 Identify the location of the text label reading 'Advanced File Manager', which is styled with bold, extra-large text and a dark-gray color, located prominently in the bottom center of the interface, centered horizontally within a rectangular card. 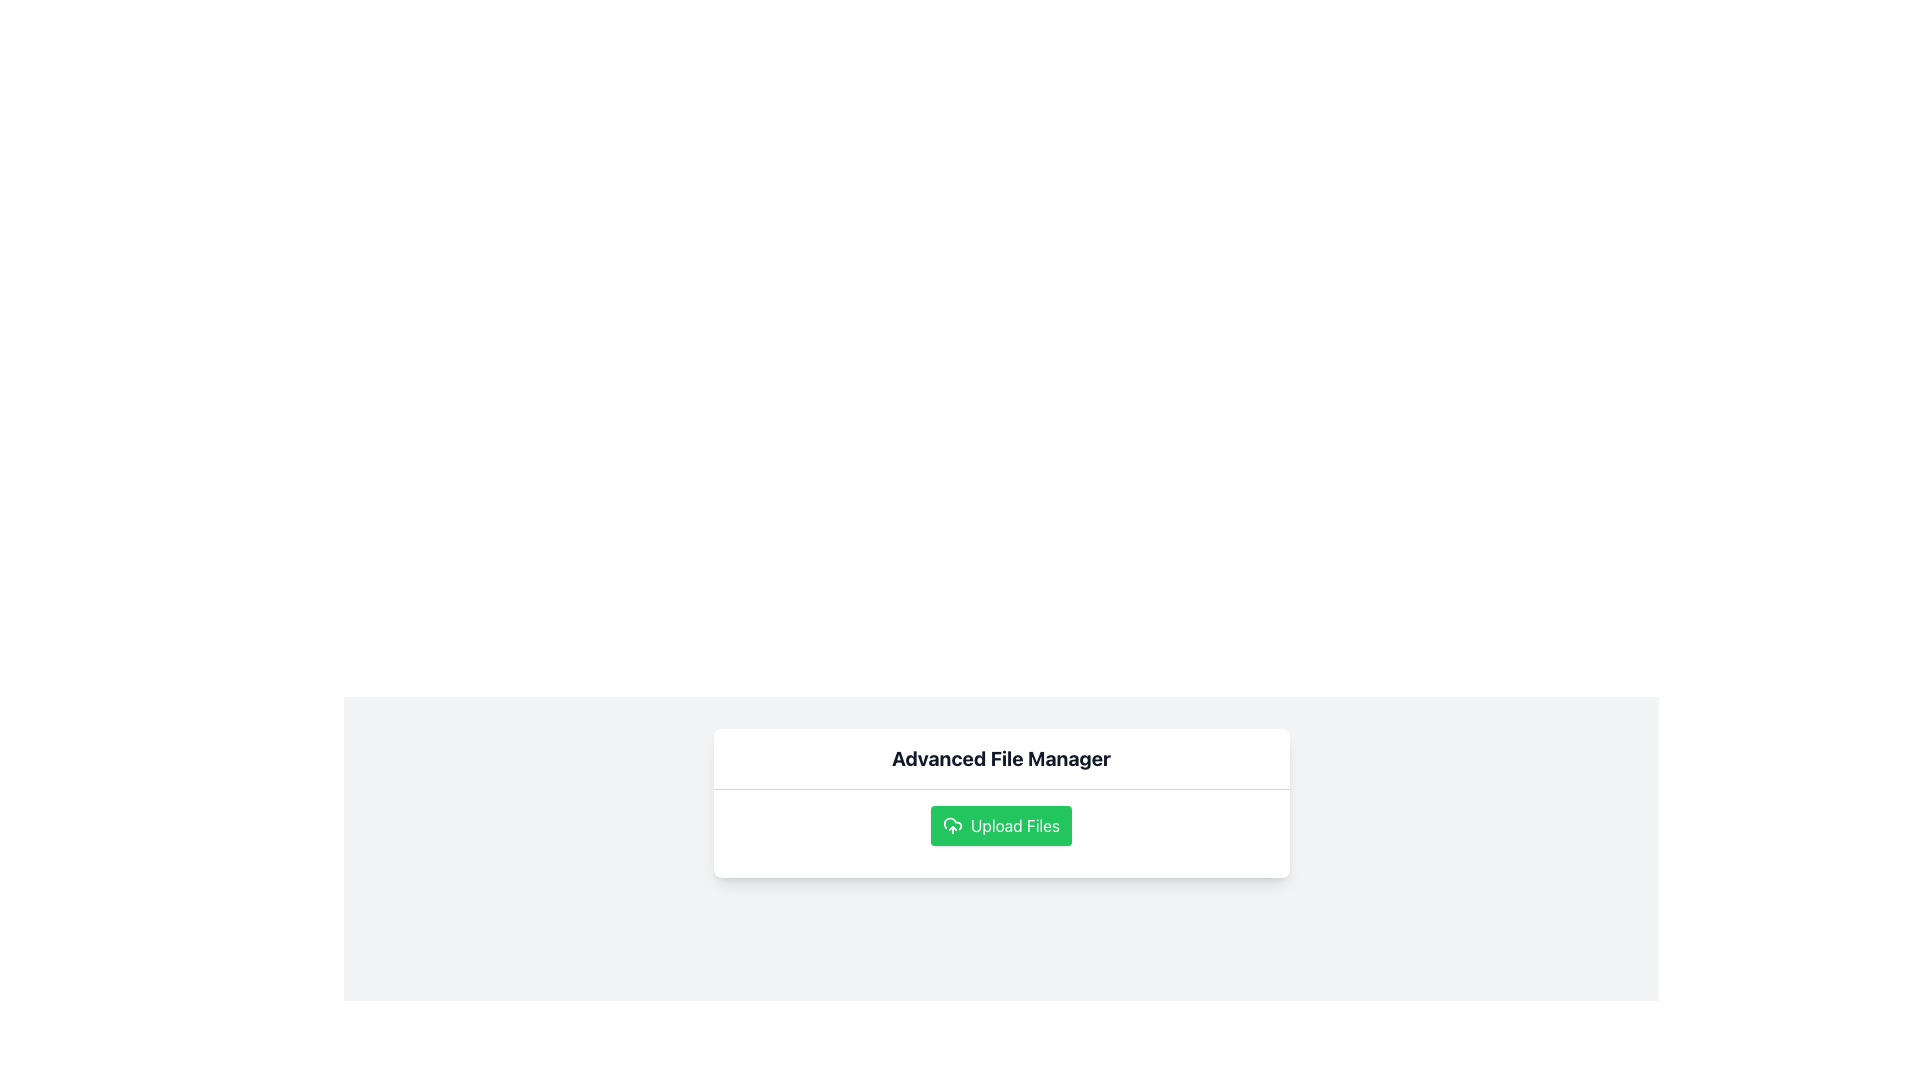
(1001, 759).